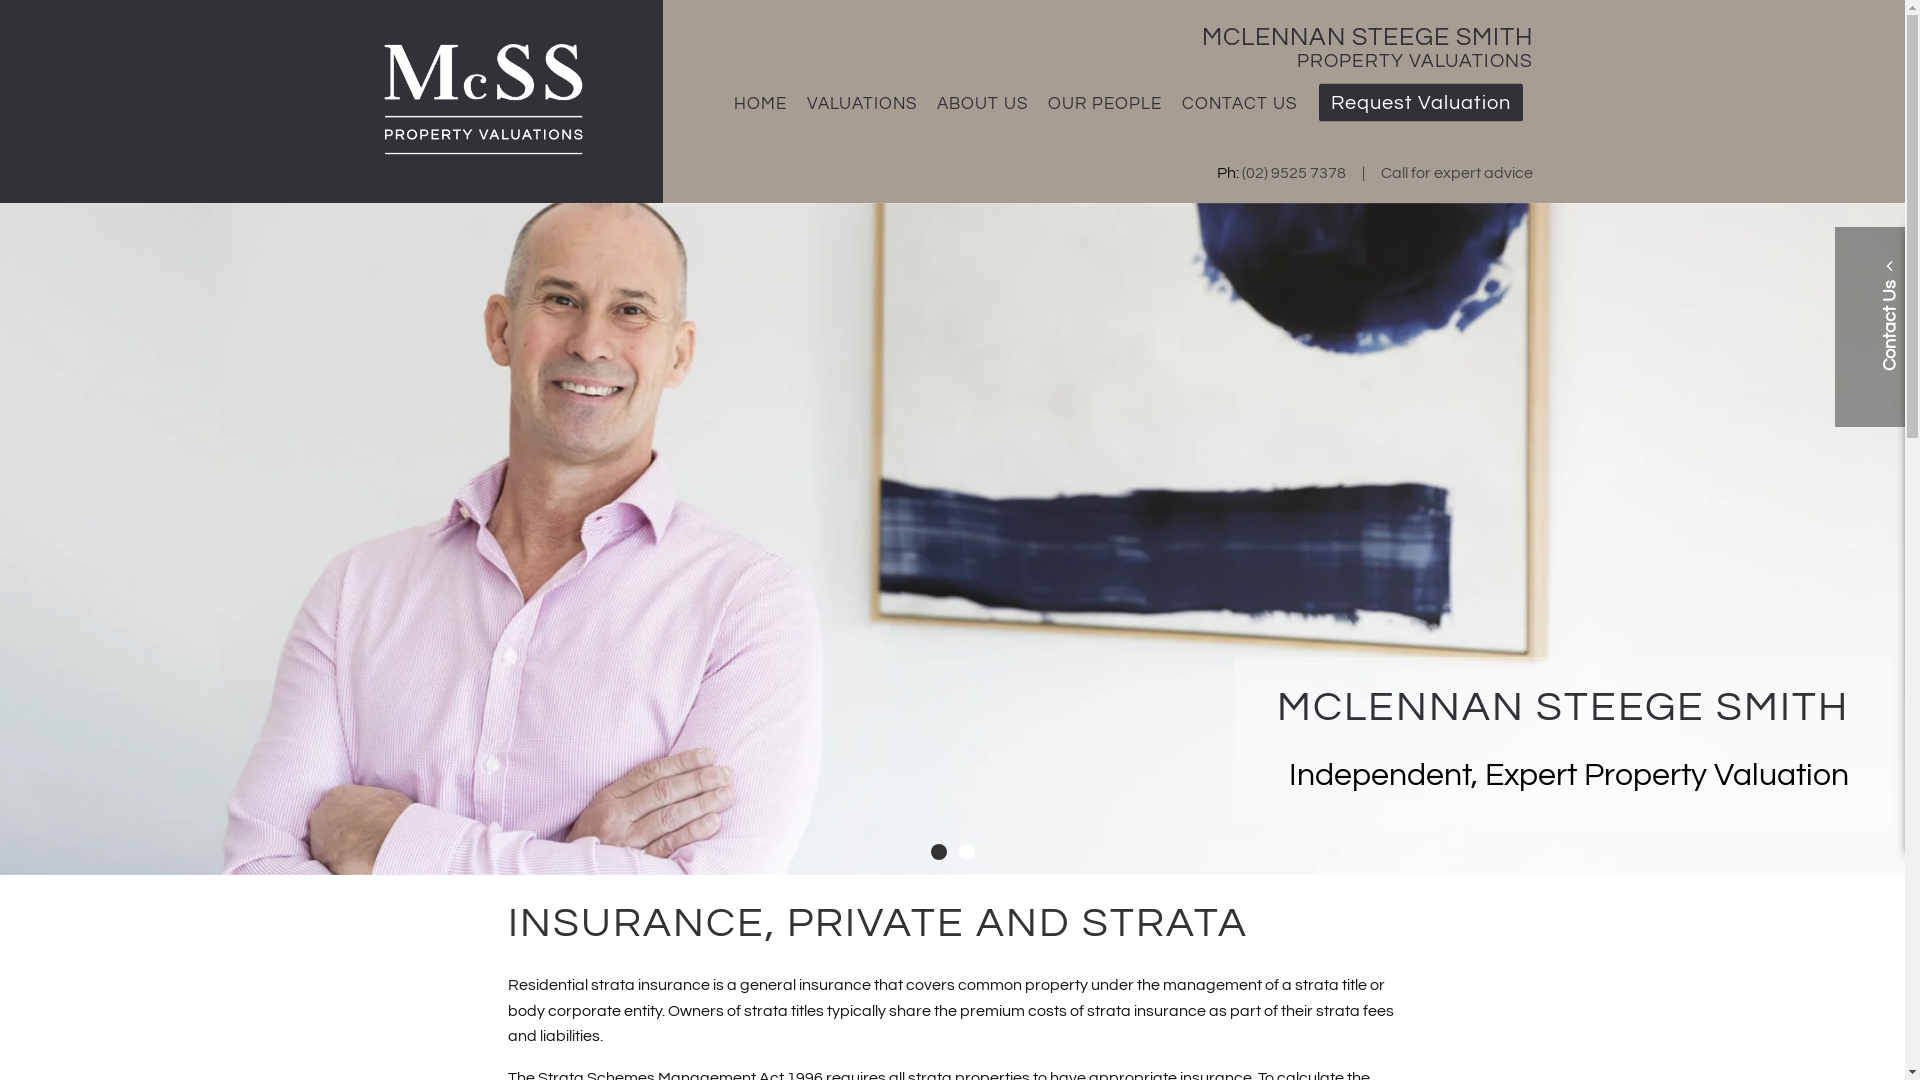 This screenshot has width=1920, height=1080. Describe the element at coordinates (724, 104) in the screenshot. I see `'HOME'` at that location.